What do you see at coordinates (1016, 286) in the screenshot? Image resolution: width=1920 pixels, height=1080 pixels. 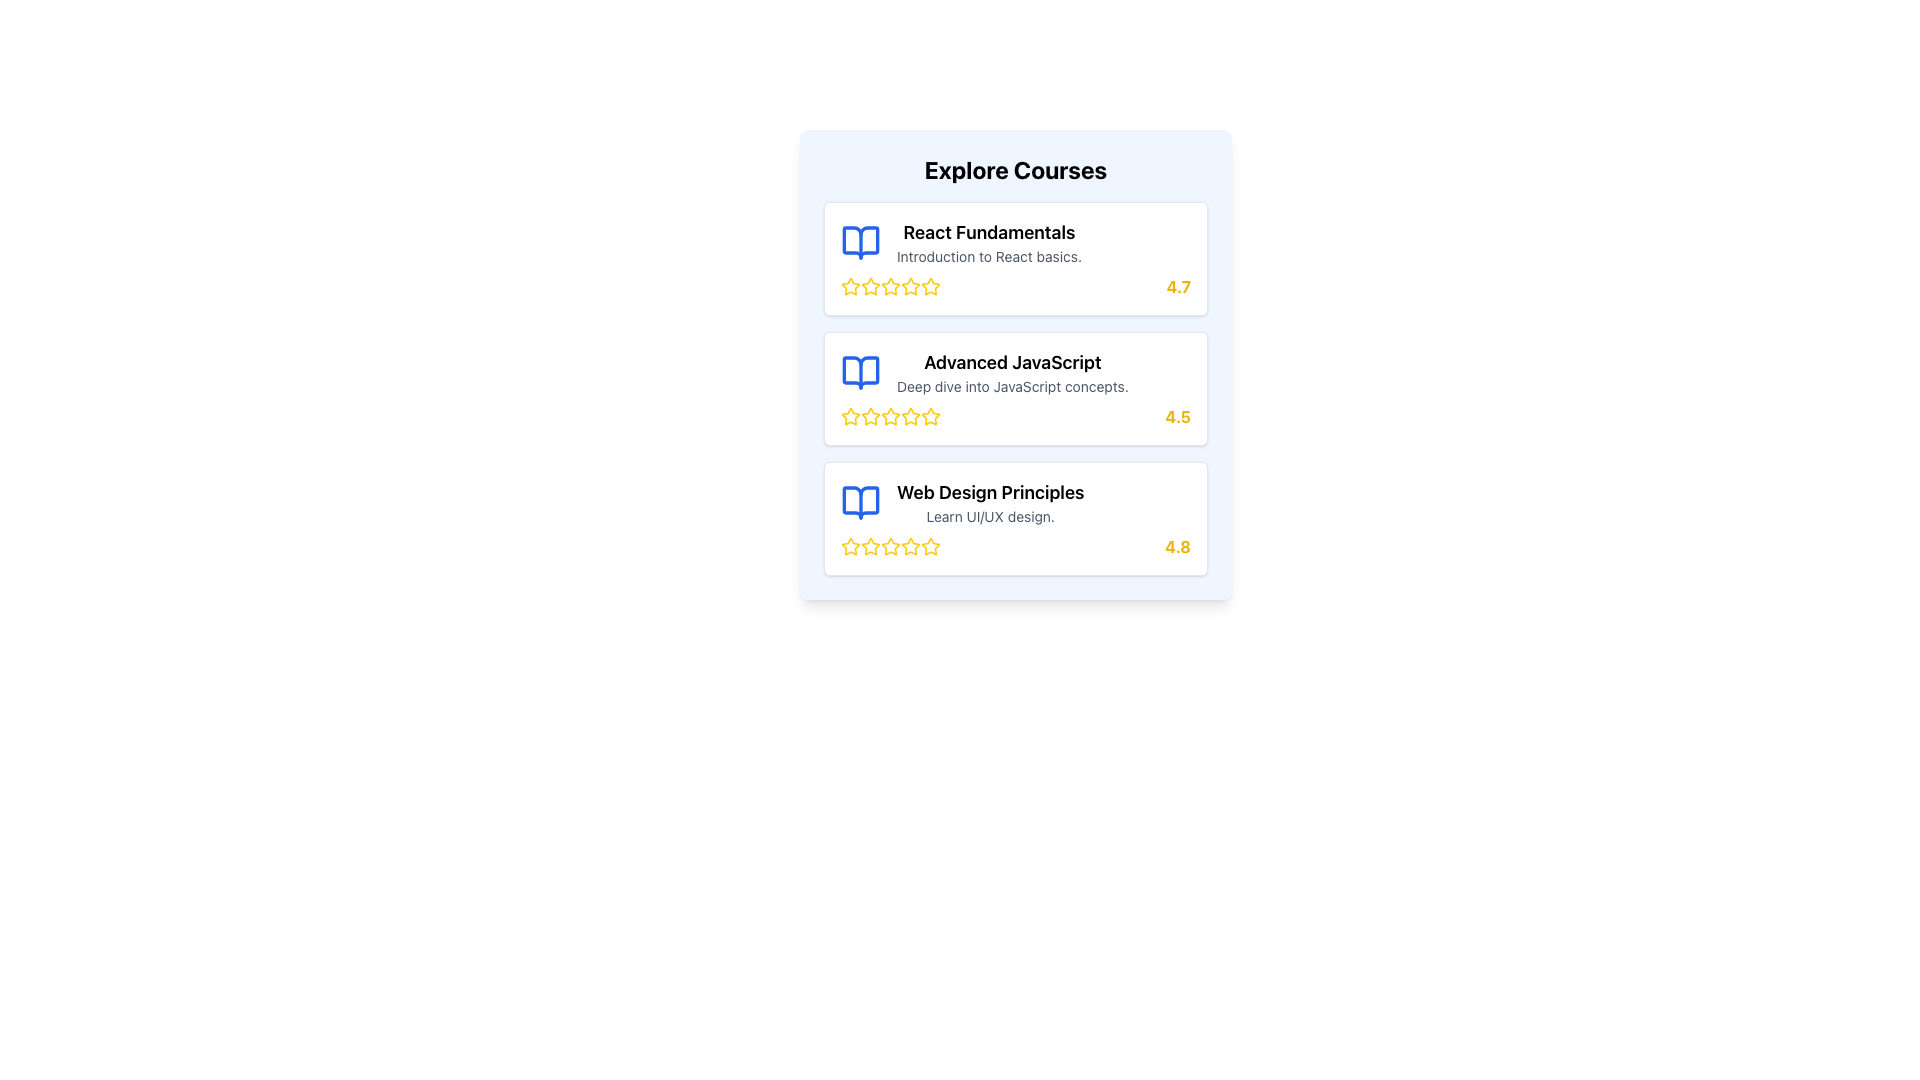 I see `the individual stars of the Rating Indicator located under the description 'Introduction to React basics' in the 'React Fundamentals' card, if they are clickable components` at bounding box center [1016, 286].